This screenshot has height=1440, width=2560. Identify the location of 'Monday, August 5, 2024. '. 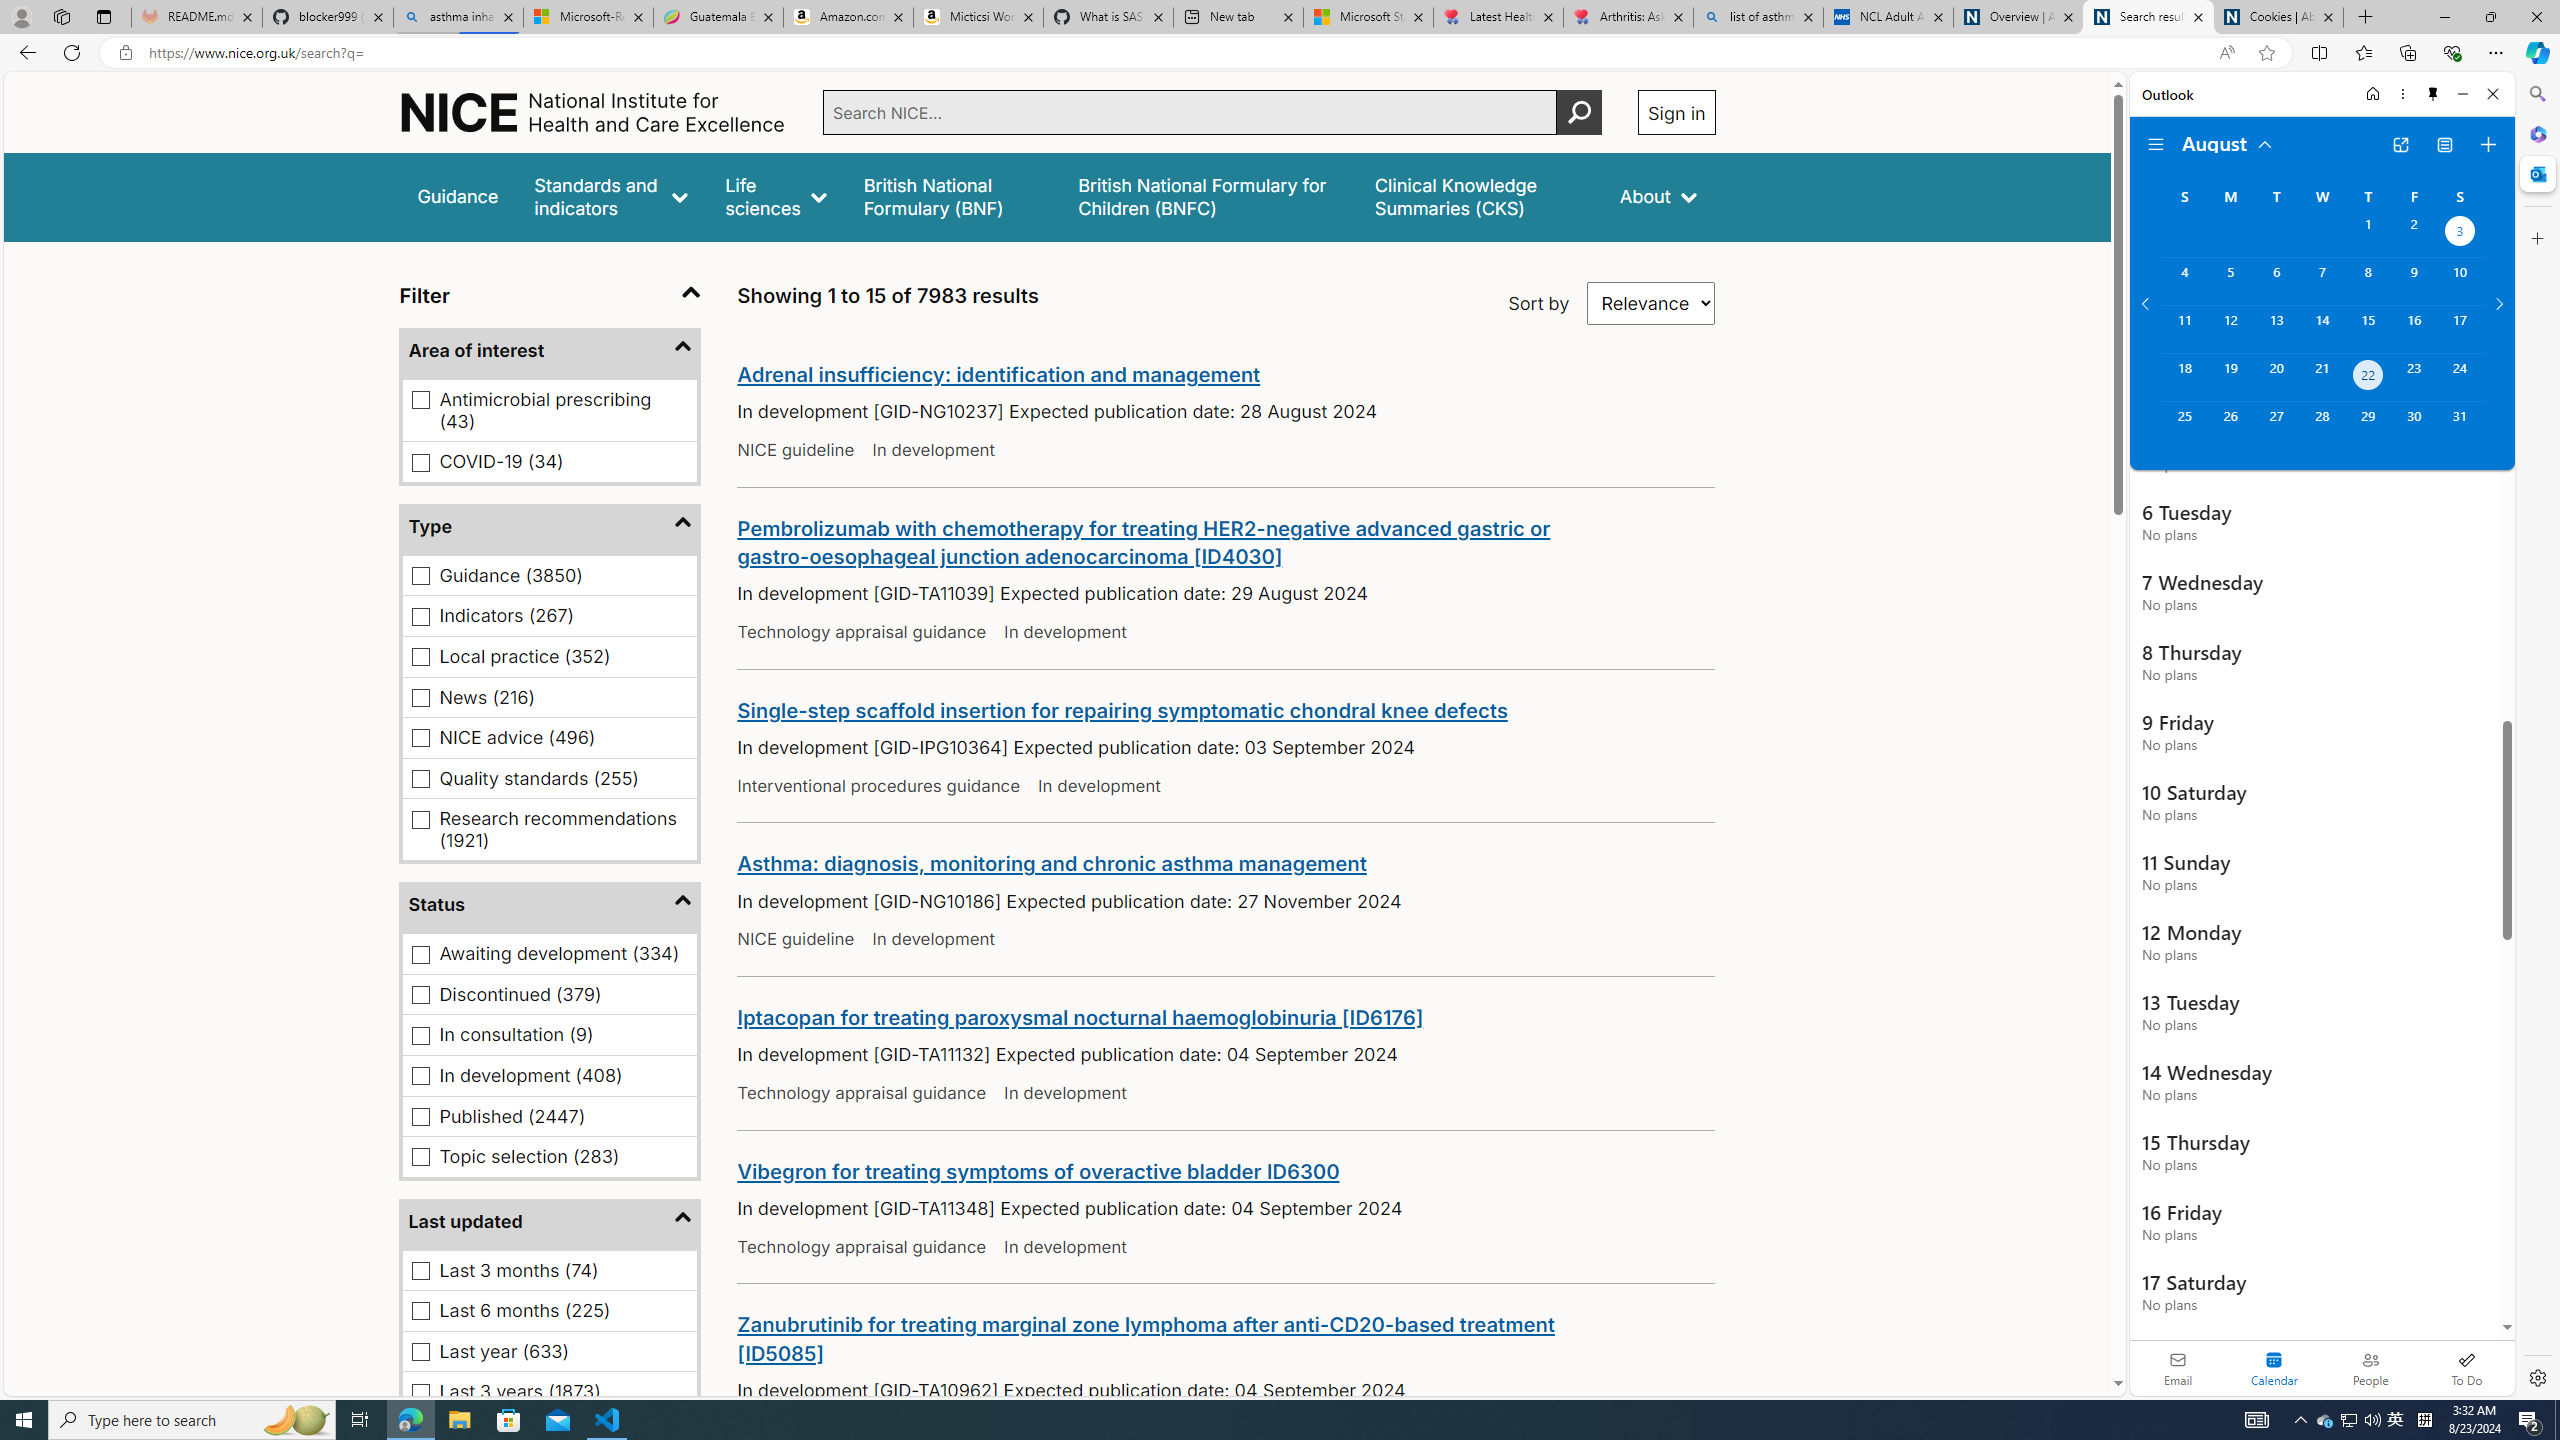
(2229, 280).